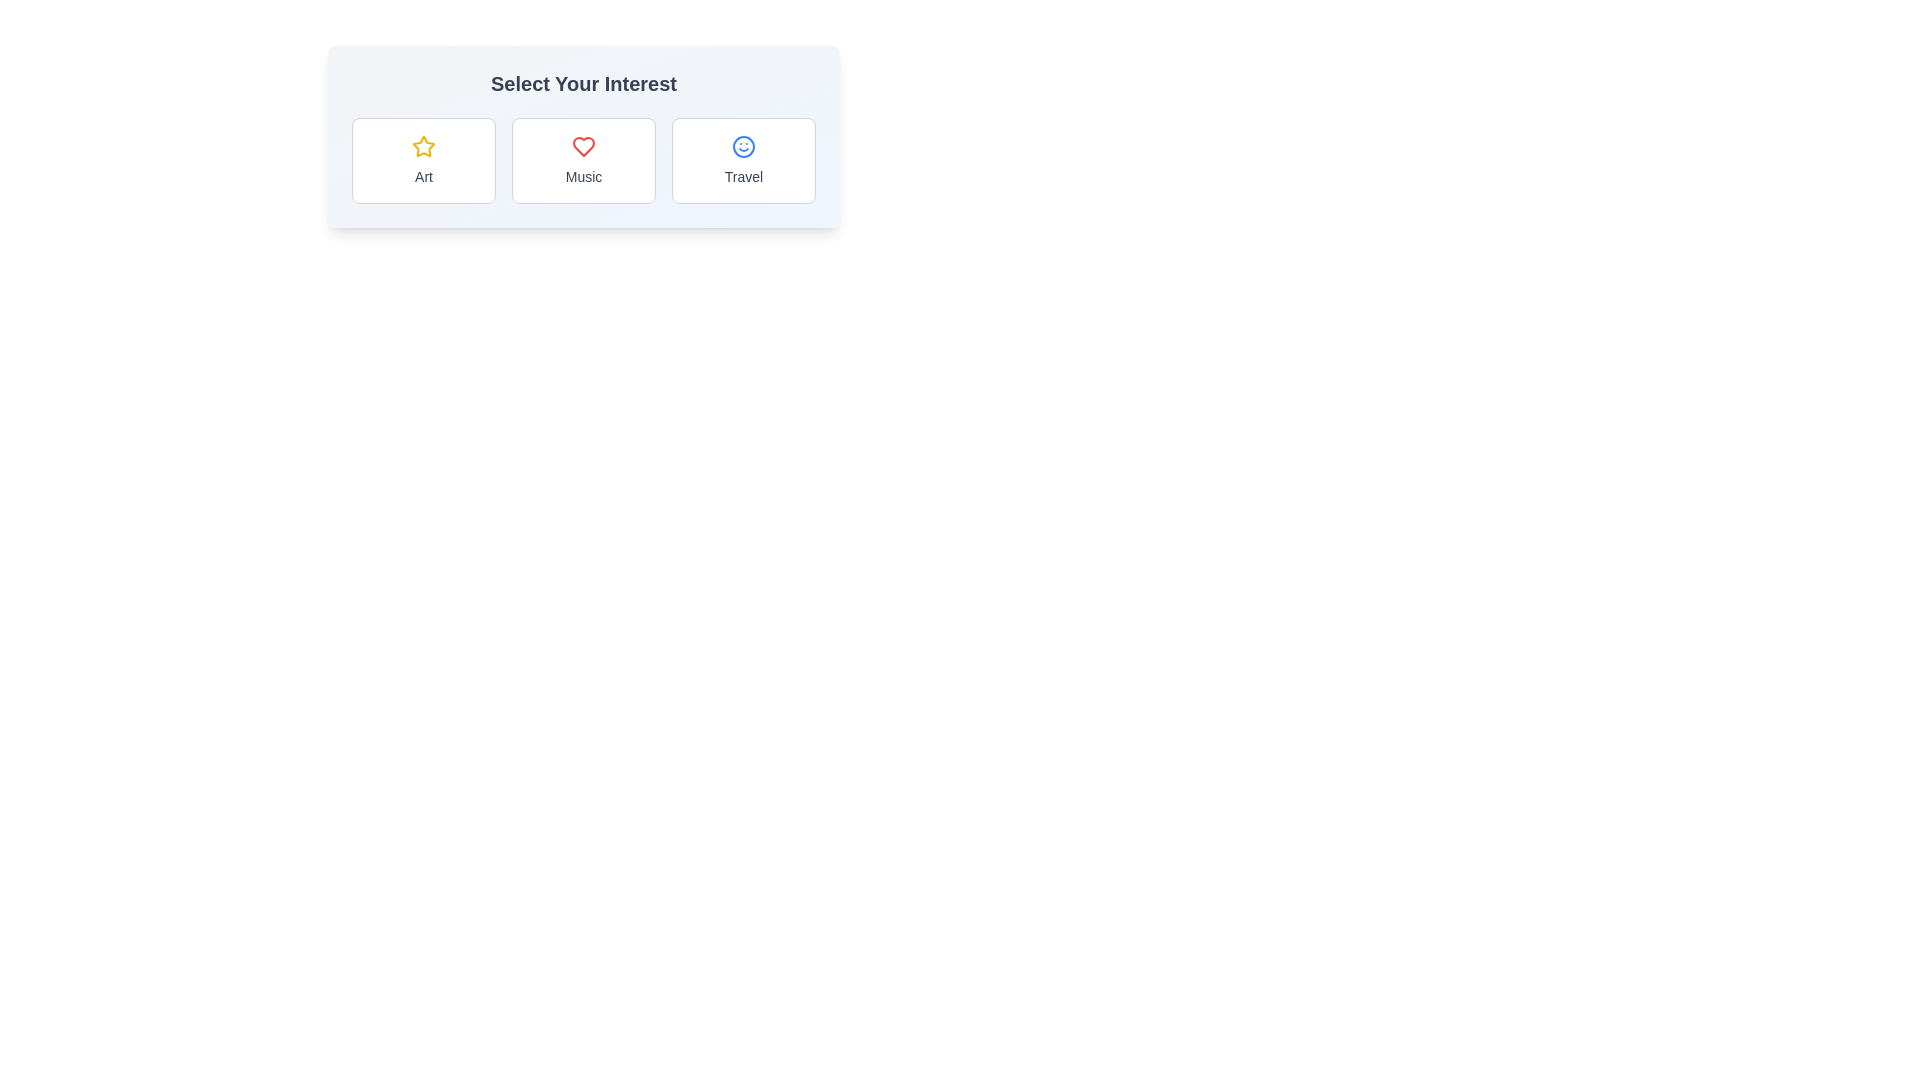 The height and width of the screenshot is (1080, 1920). I want to click on the heart icon representing 'Music' in the selection interface, so click(583, 145).